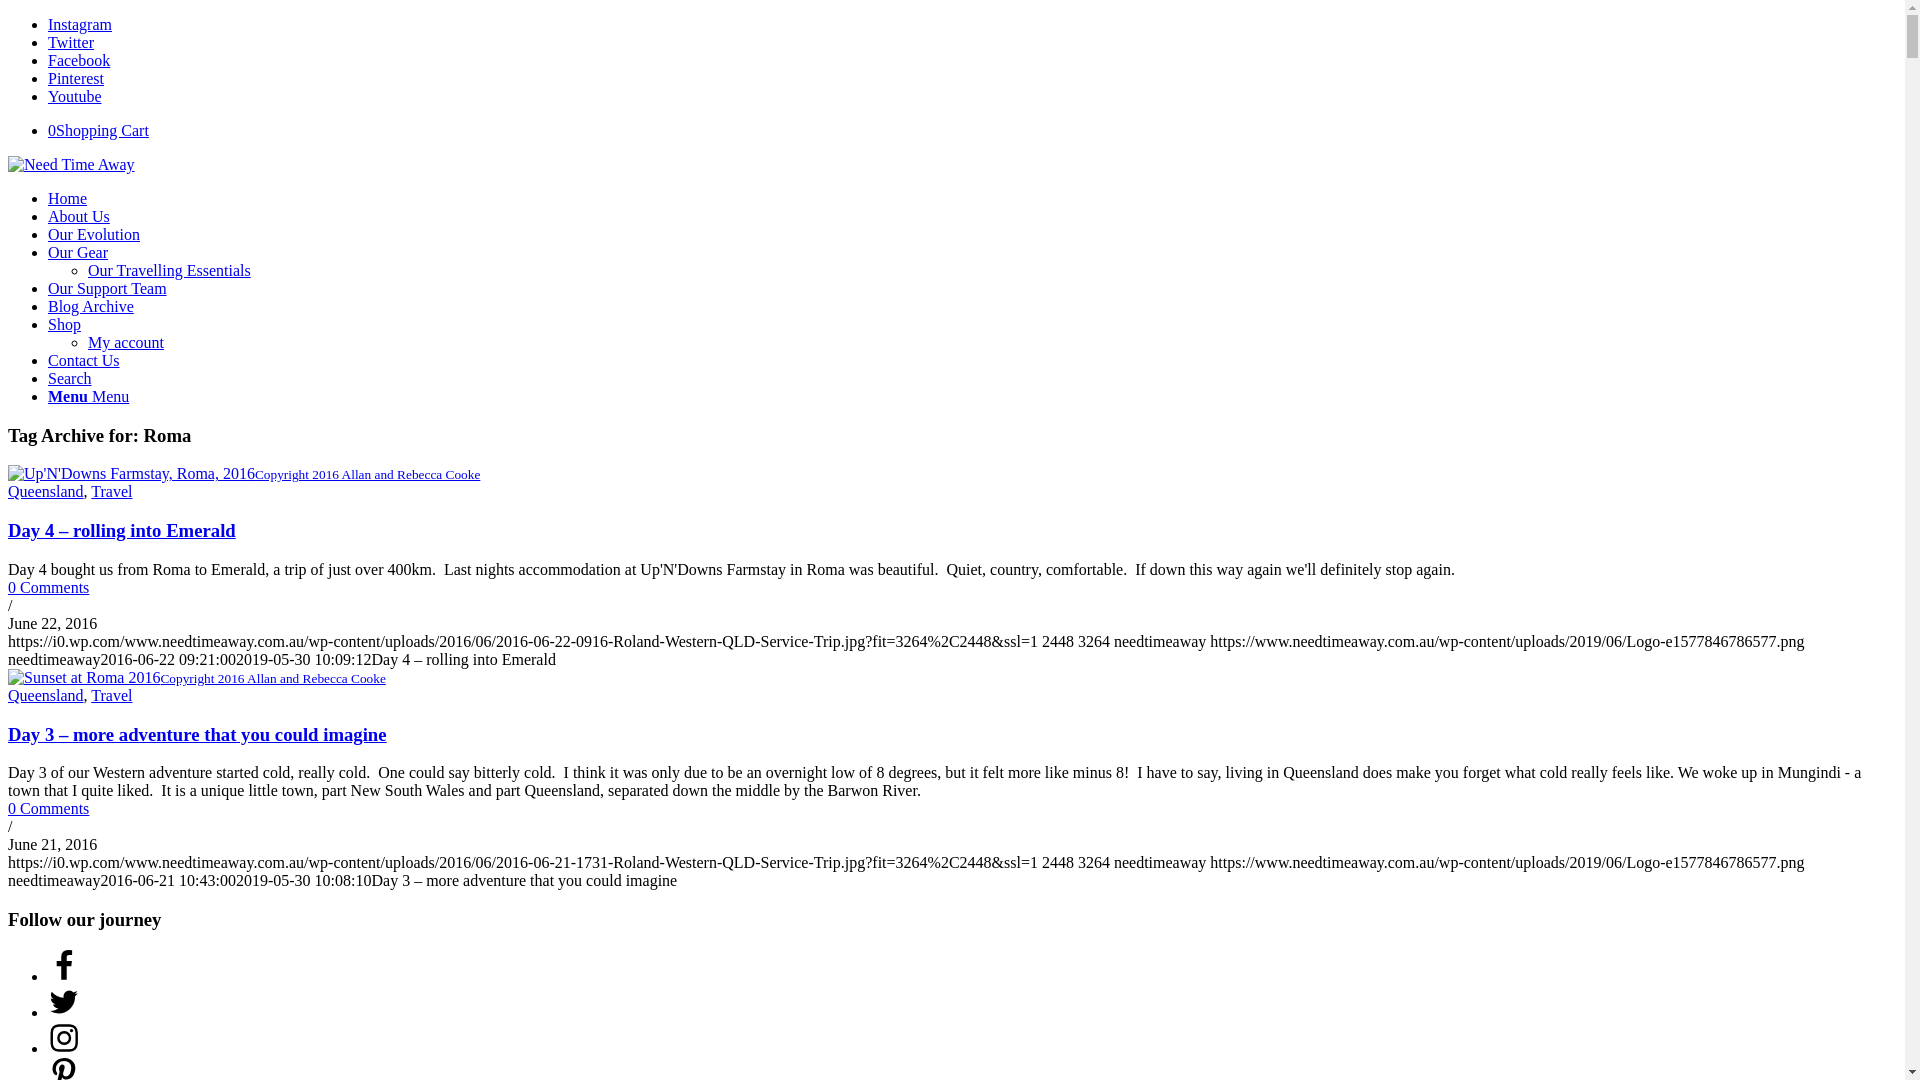  Describe the element at coordinates (243, 473) in the screenshot. I see `'Copyright 2016 Allan and Rebecca Cooke'` at that location.